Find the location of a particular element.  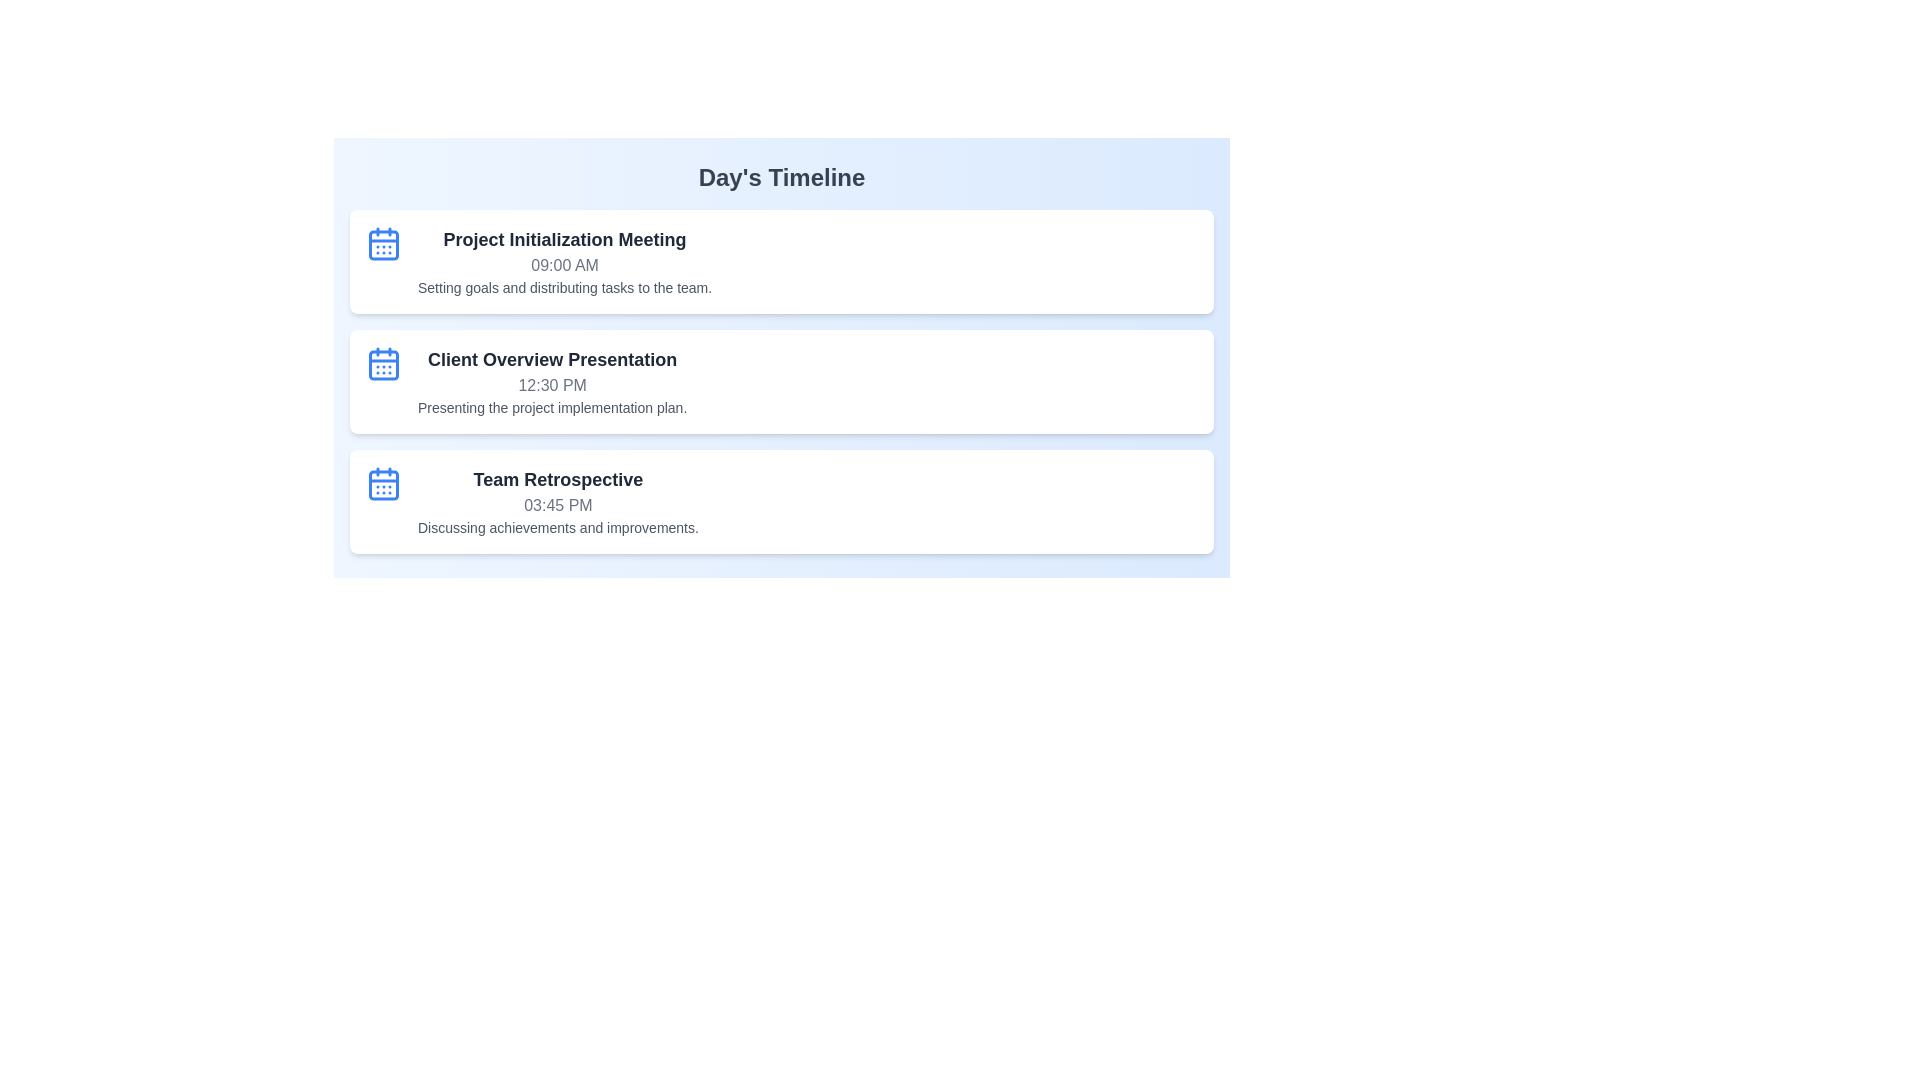

timestamp text label displaying '03:45 PM', which is styled in gray and positioned between the title 'Team Retrospective' and the subtitle 'Discussing achievements and improvements.' is located at coordinates (558, 504).